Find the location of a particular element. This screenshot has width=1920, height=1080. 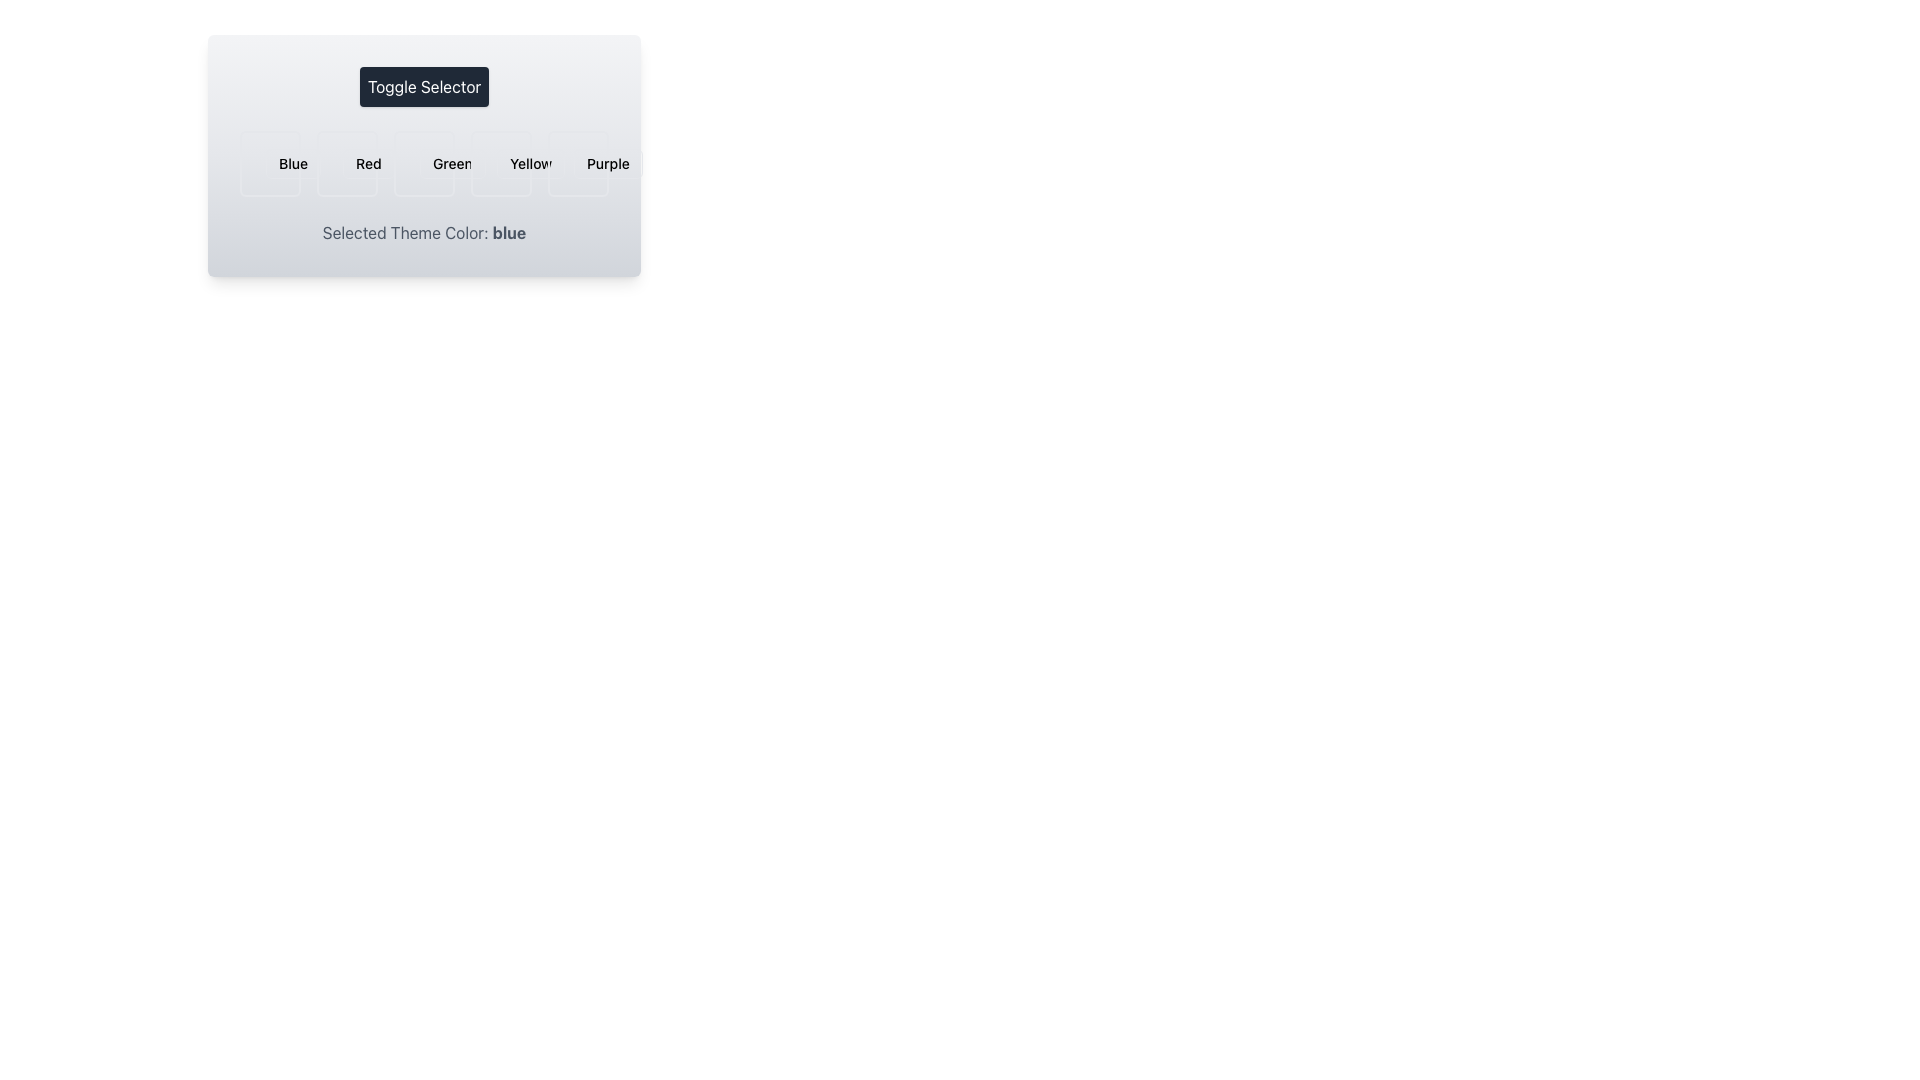

the 'Blue' theme toggle icon is located at coordinates (268, 163).